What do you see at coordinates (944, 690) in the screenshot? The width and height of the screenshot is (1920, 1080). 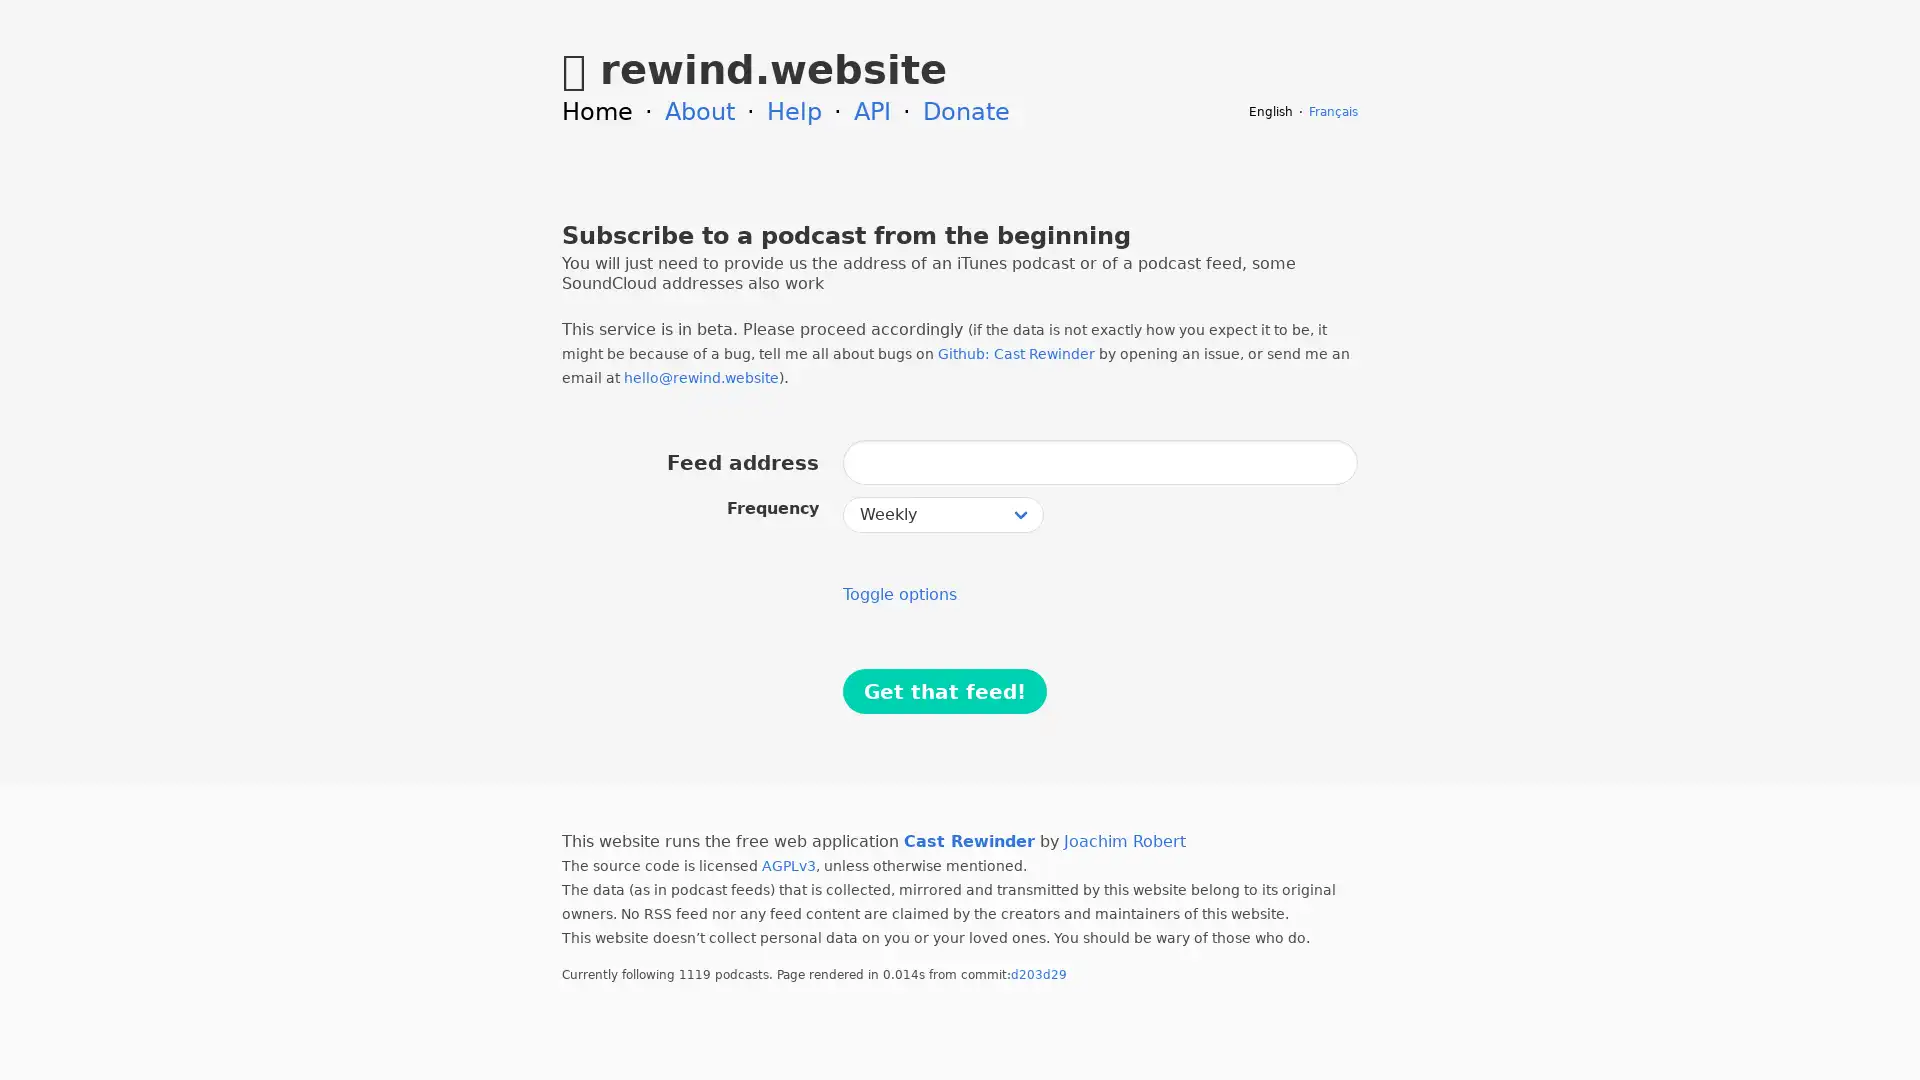 I see `Get that feed!` at bounding box center [944, 690].